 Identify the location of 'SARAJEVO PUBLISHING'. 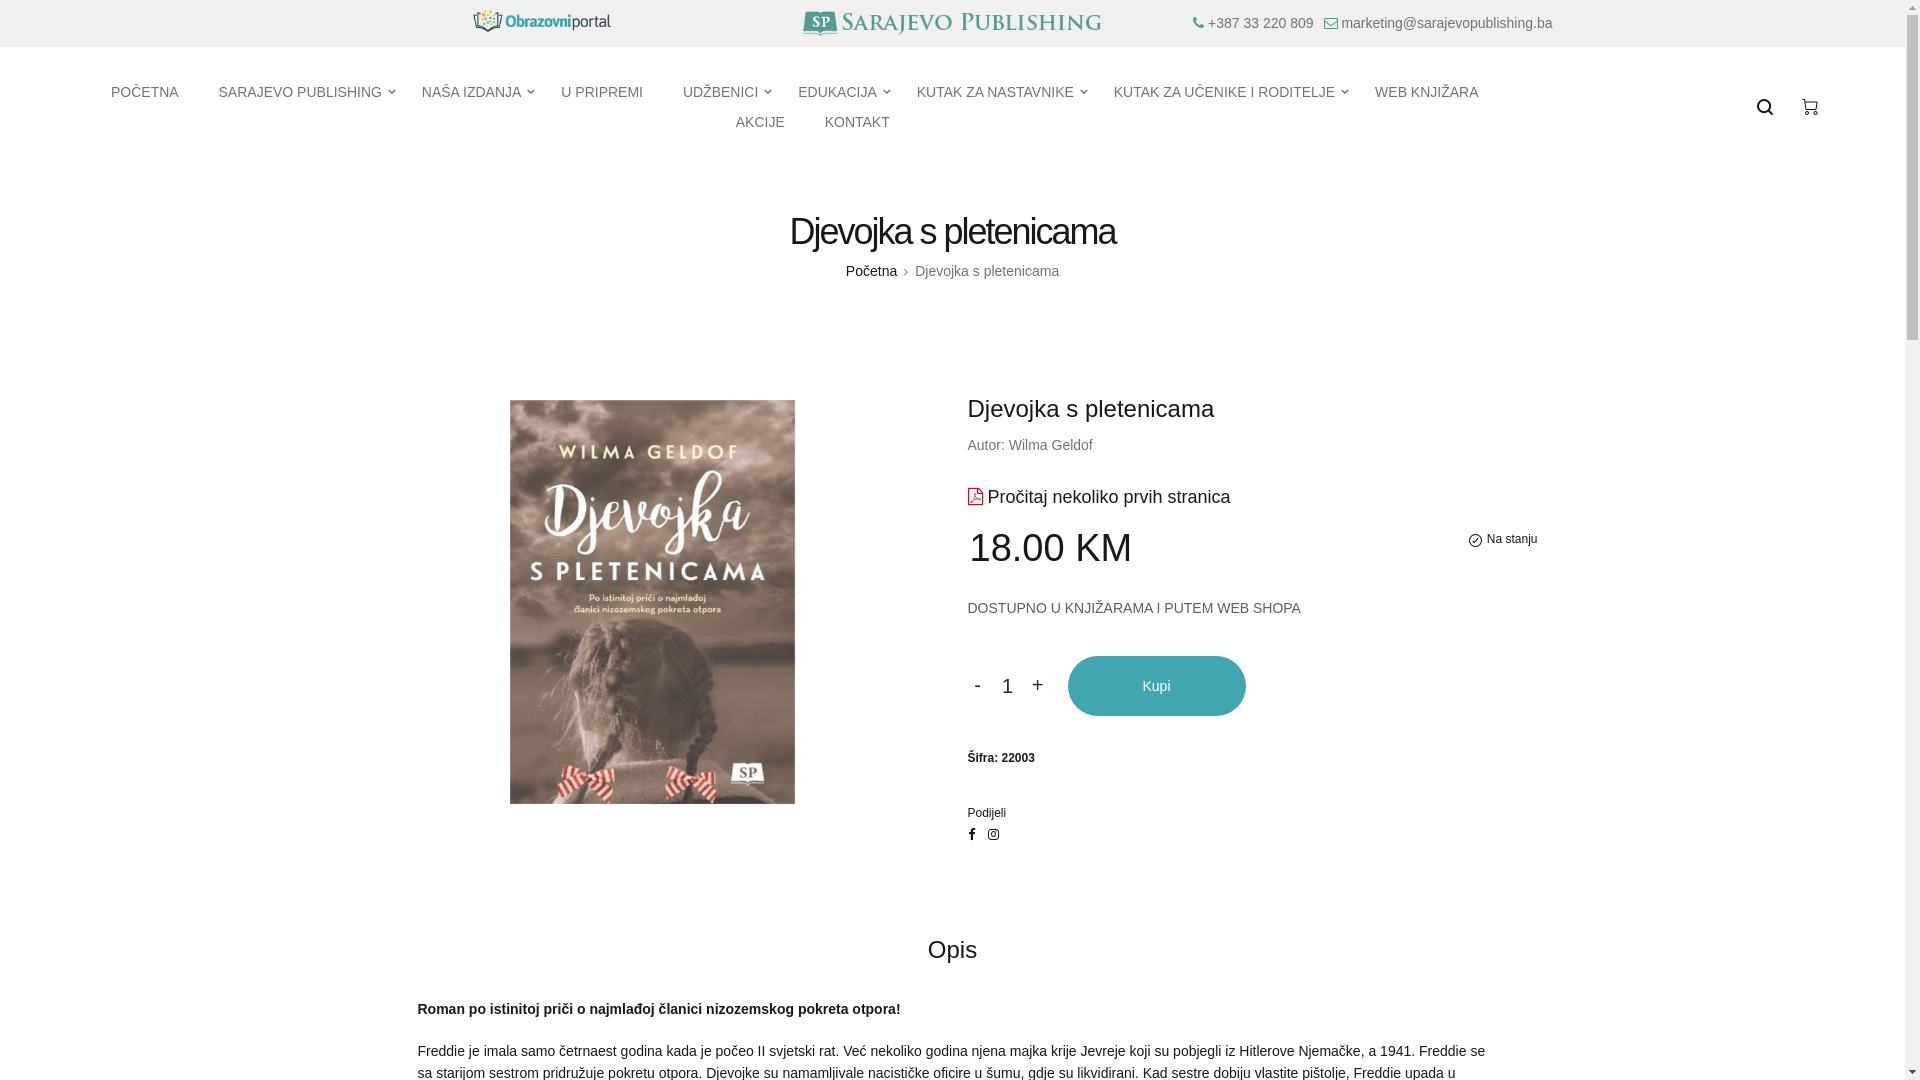
(299, 92).